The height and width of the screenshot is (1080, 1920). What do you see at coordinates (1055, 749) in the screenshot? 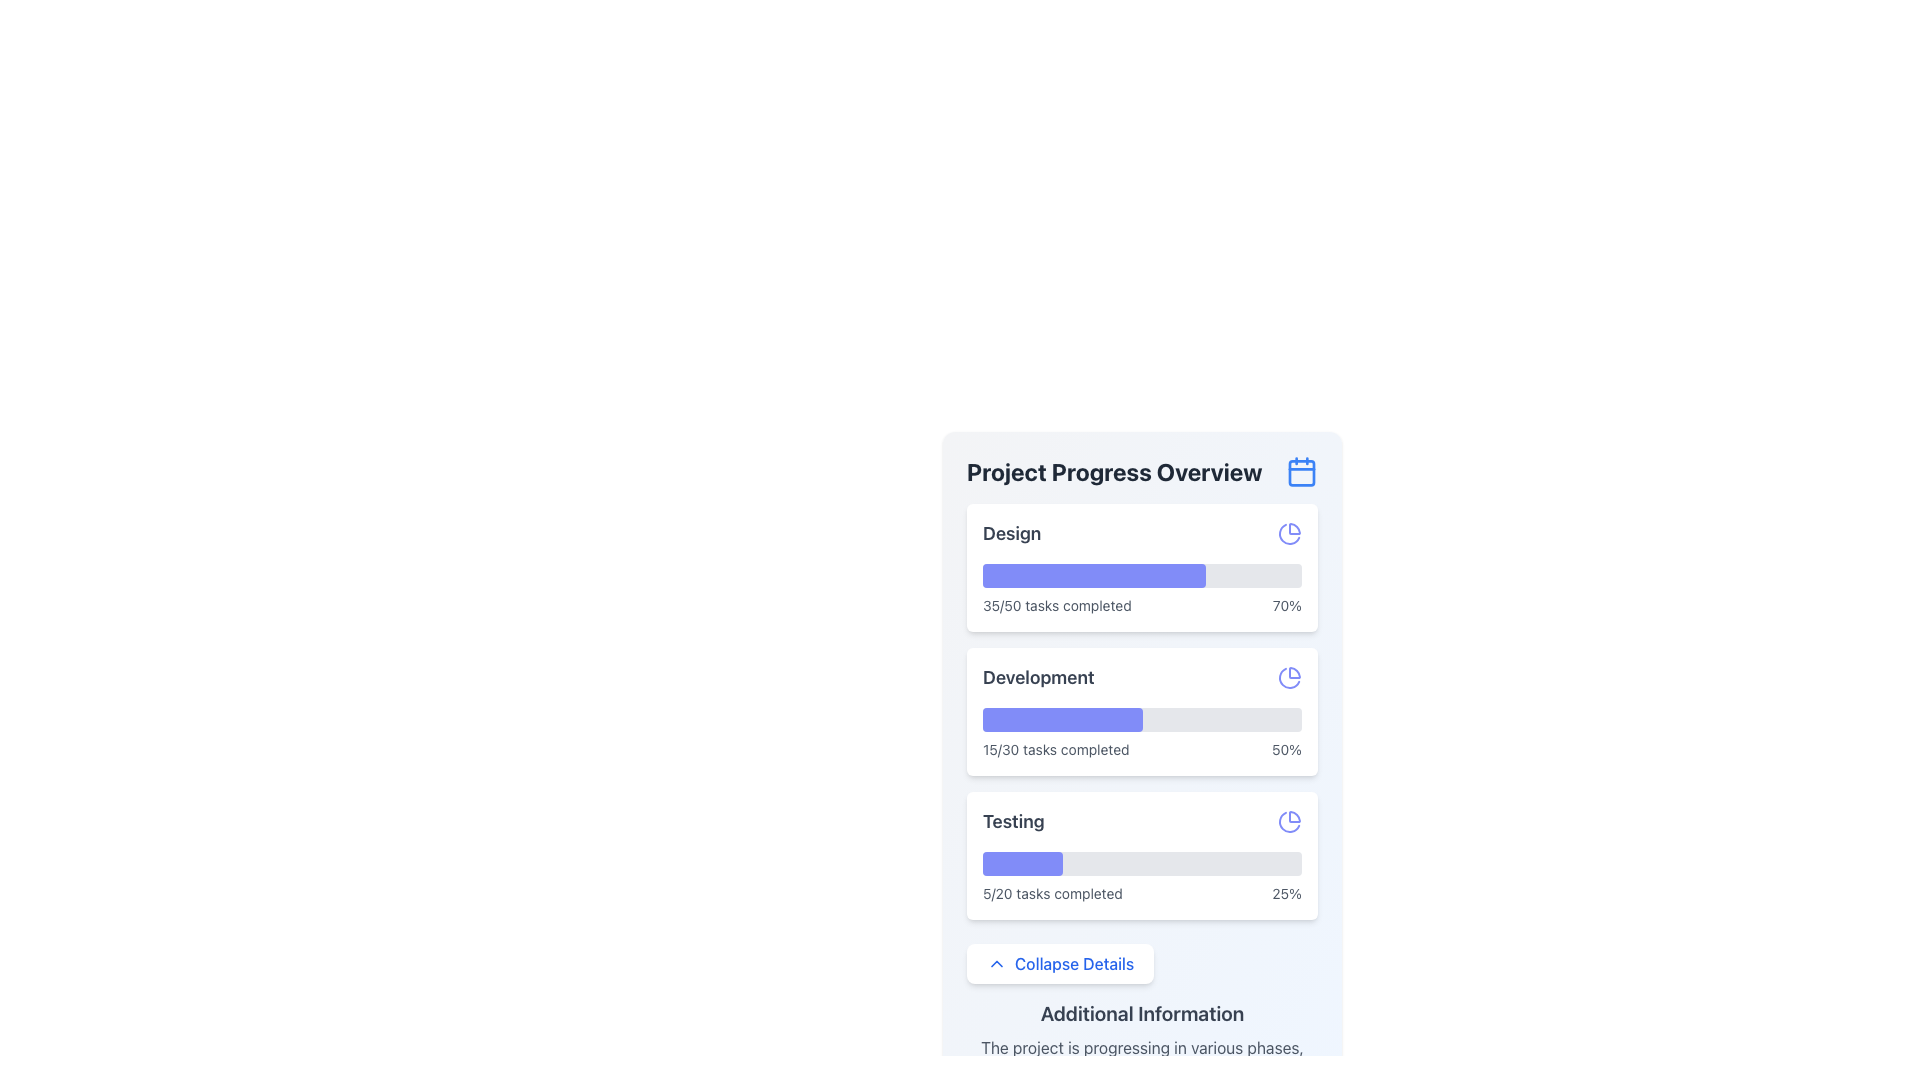
I see `the text label displaying '15/30 tasks completed', which is styled in dark gray and located in the bottom of the second card under the 'Development' section` at bounding box center [1055, 749].